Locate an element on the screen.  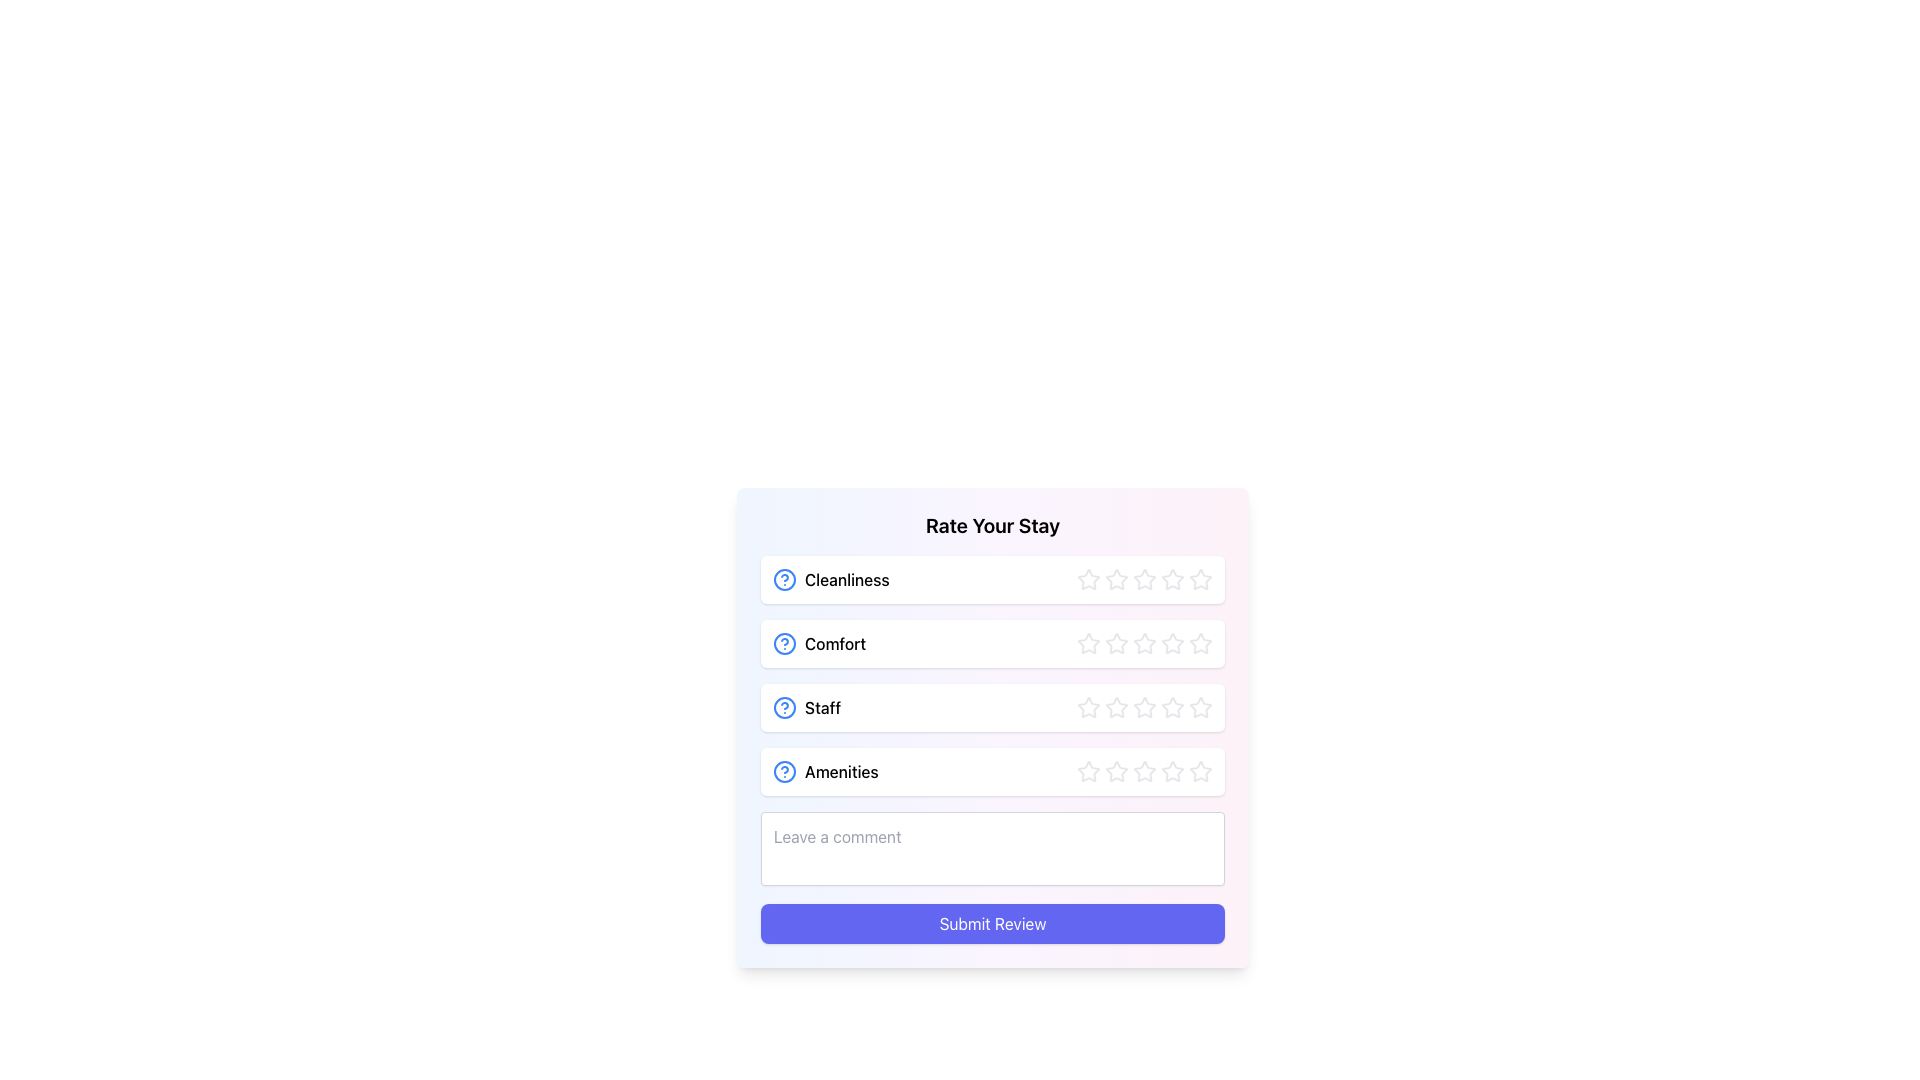
the text label 'Staff' which is part of the 'Rate Your Stay' section, located in the third row and styled with a medium font weight, positioned between a help icon and a row of stars is located at coordinates (823, 707).